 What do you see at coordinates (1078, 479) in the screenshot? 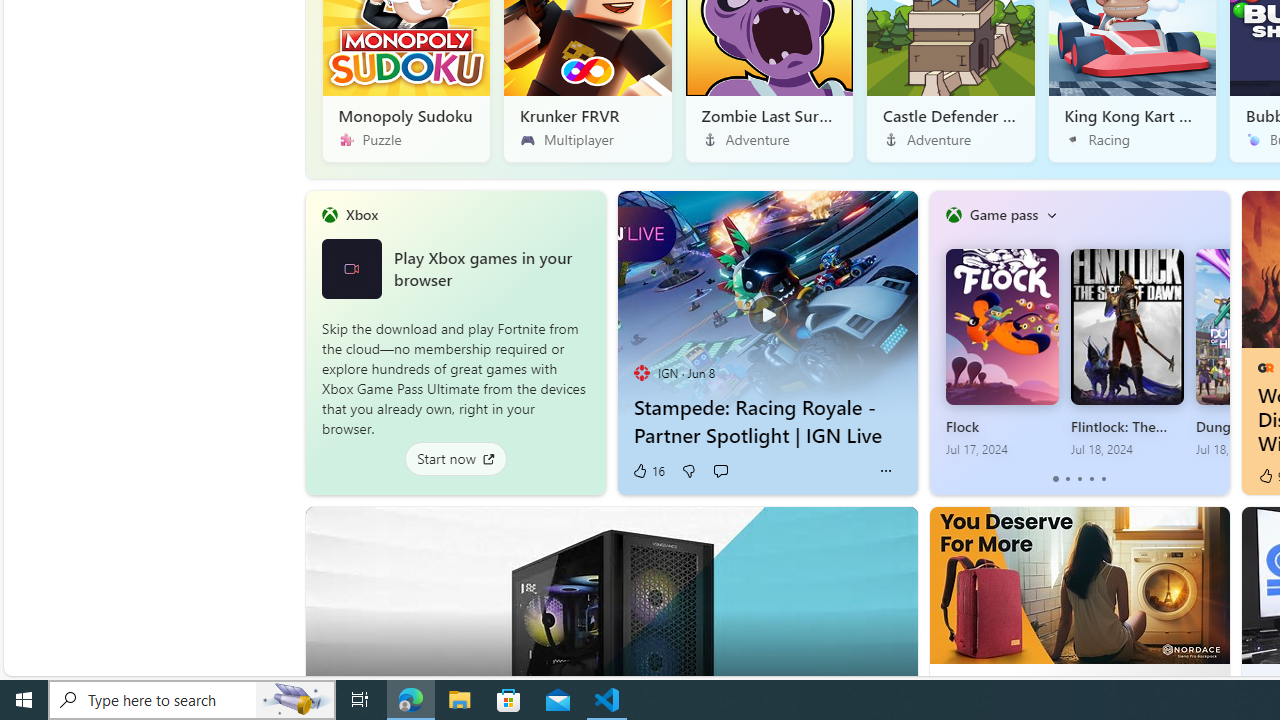
I see `'tab-2'` at bounding box center [1078, 479].